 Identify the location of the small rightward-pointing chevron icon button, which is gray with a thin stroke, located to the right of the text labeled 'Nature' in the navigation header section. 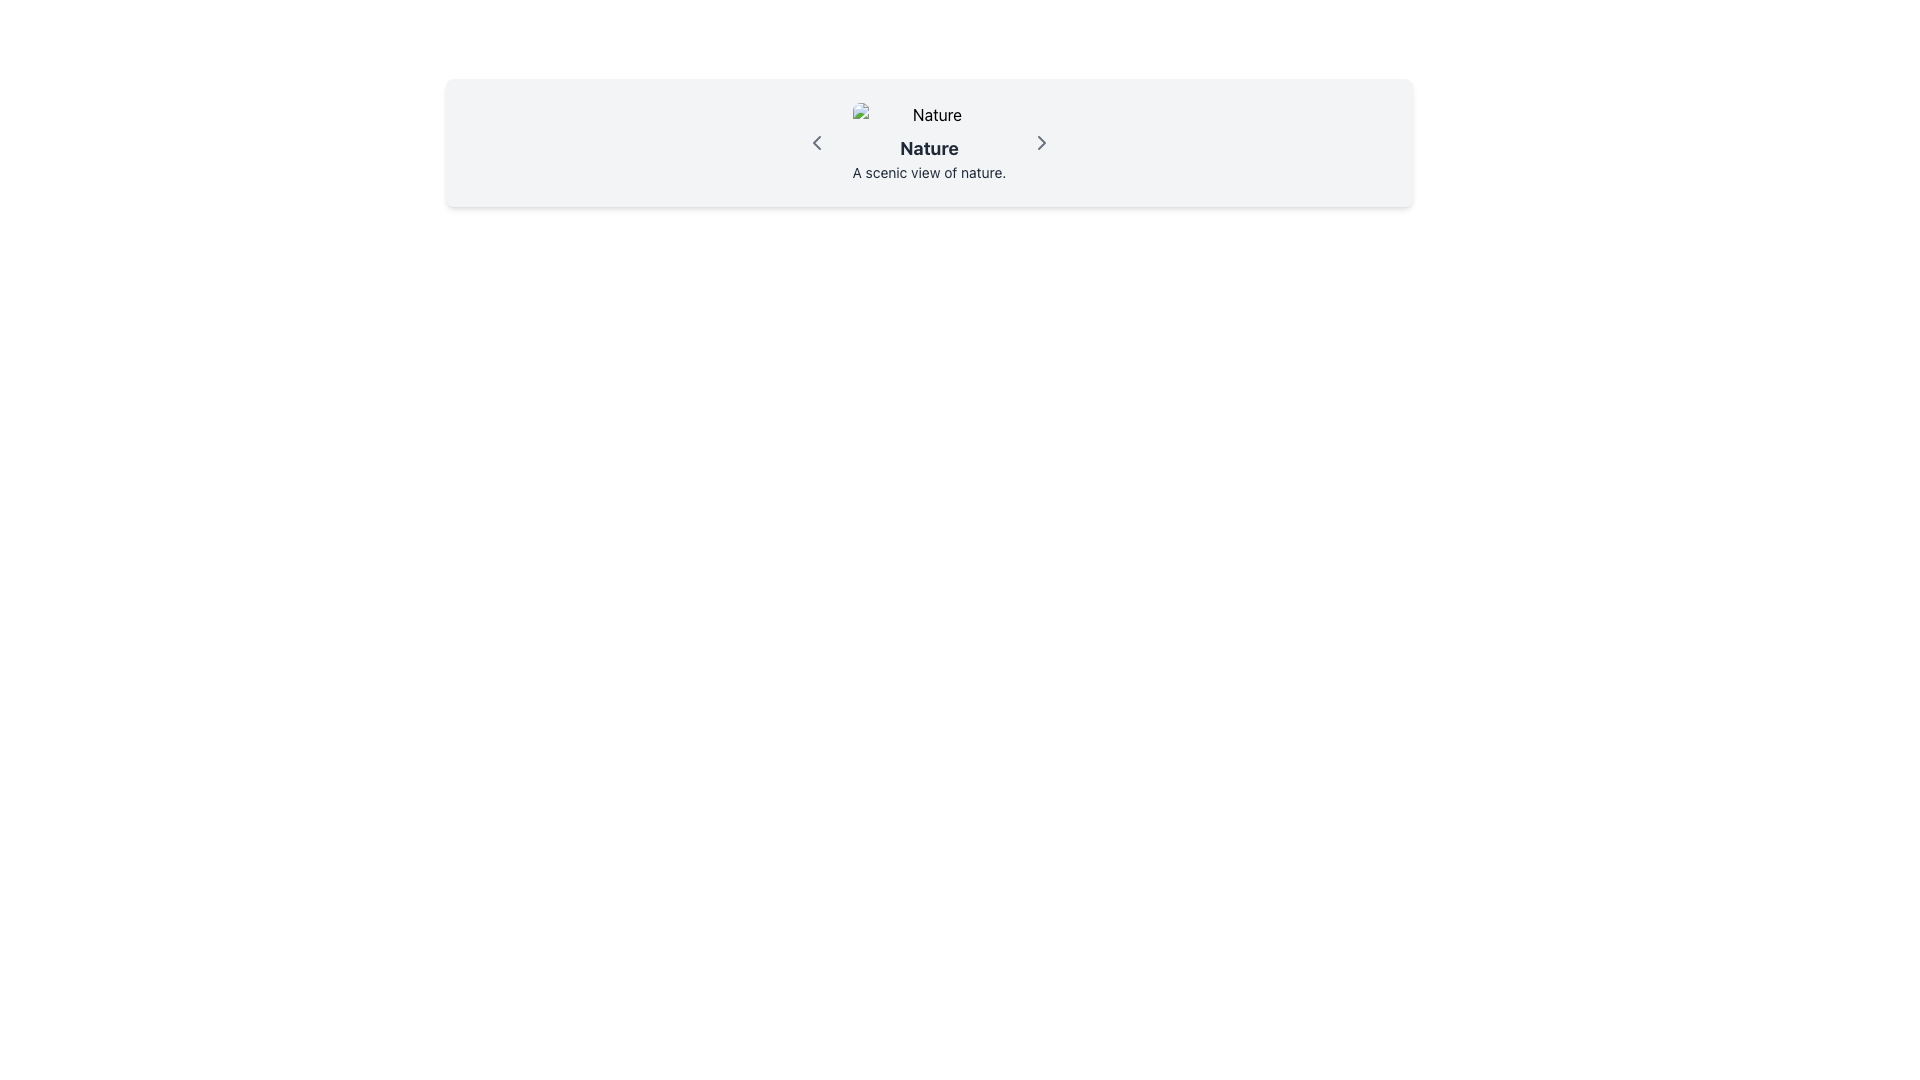
(1041, 141).